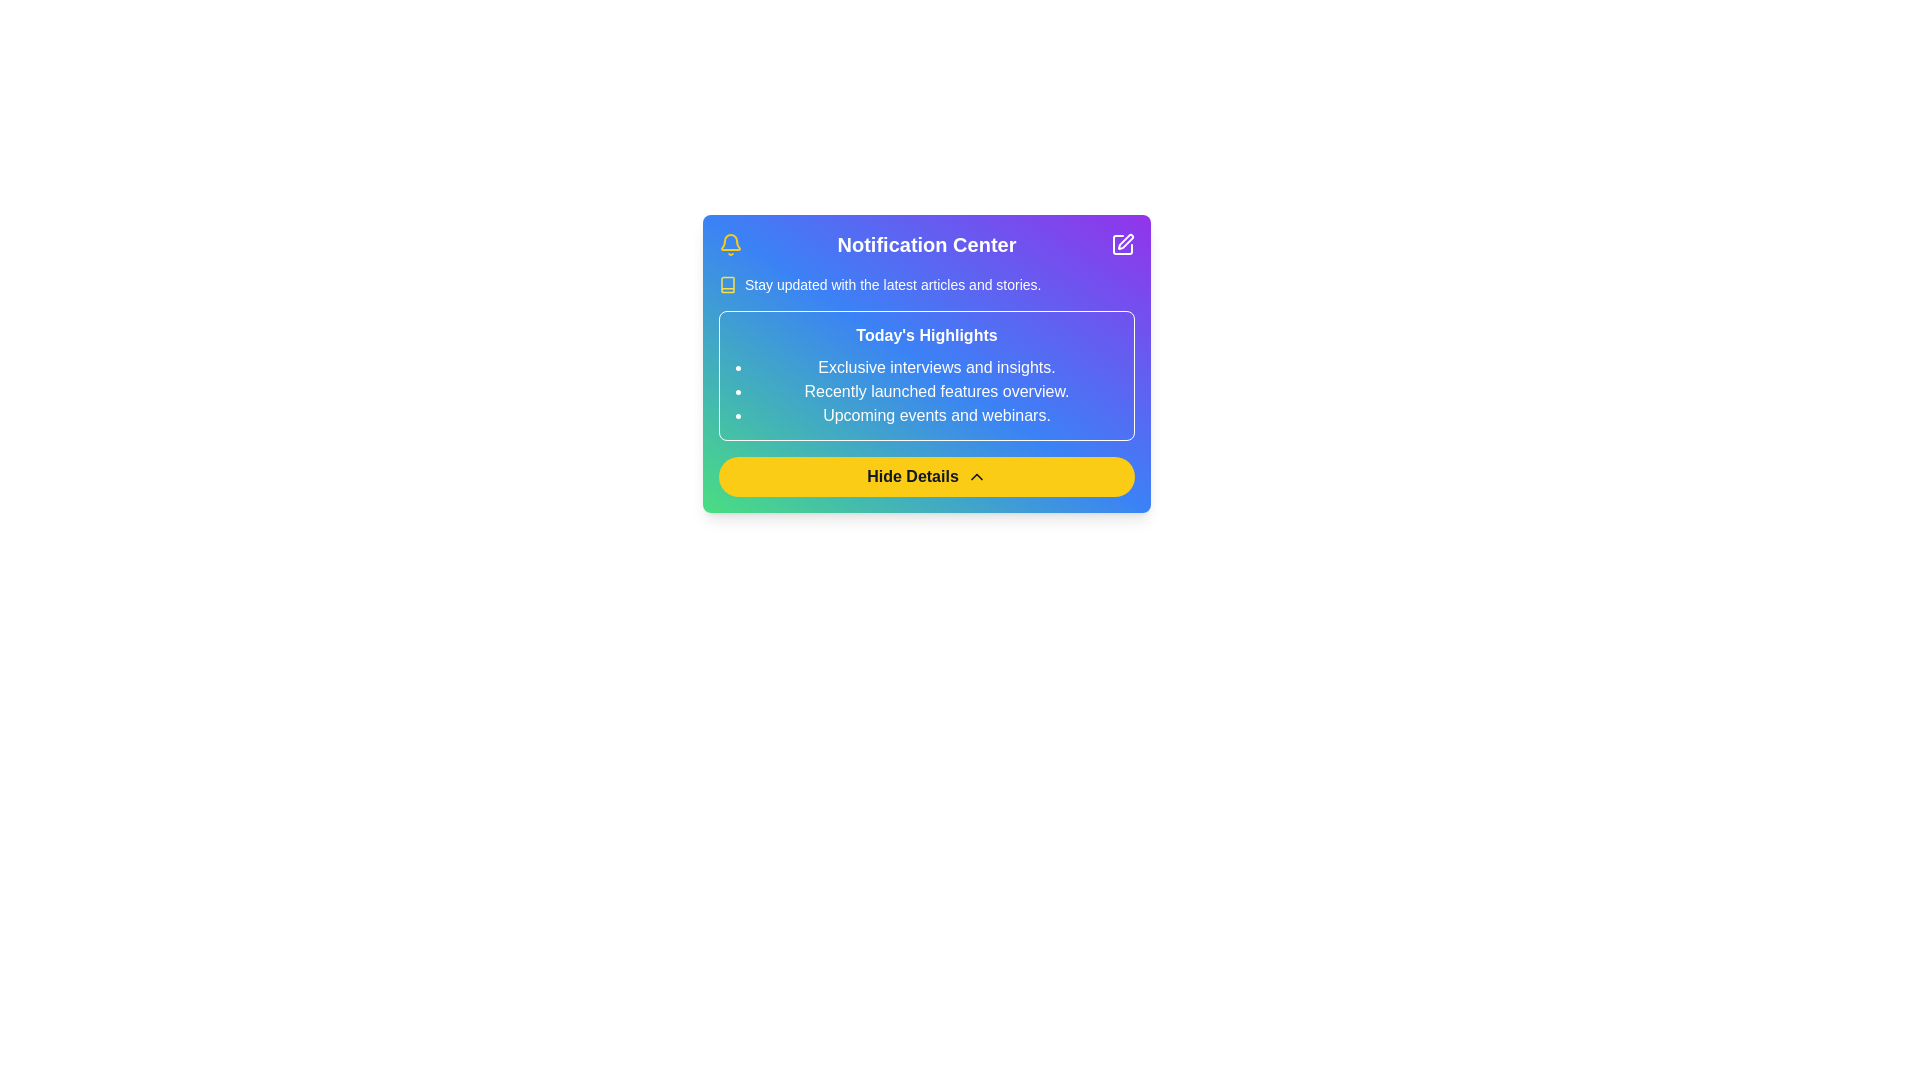  I want to click on contents of the bulleted list located in the 'Today's Highlights' section, which includes 'Exclusive interviews and insights.', 'Recently launched features overview.', and 'Upcoming events and webinars.', so click(925, 392).